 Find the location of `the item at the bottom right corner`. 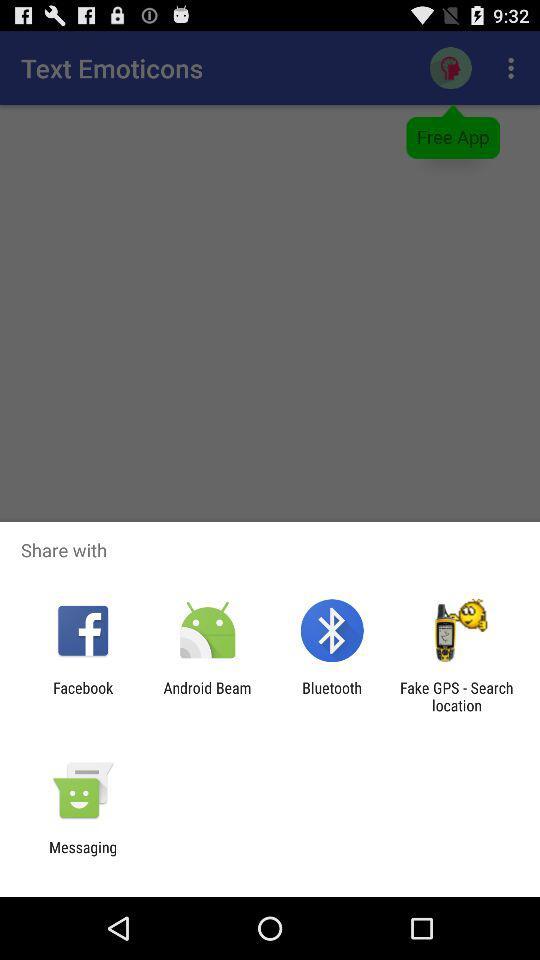

the item at the bottom right corner is located at coordinates (456, 696).